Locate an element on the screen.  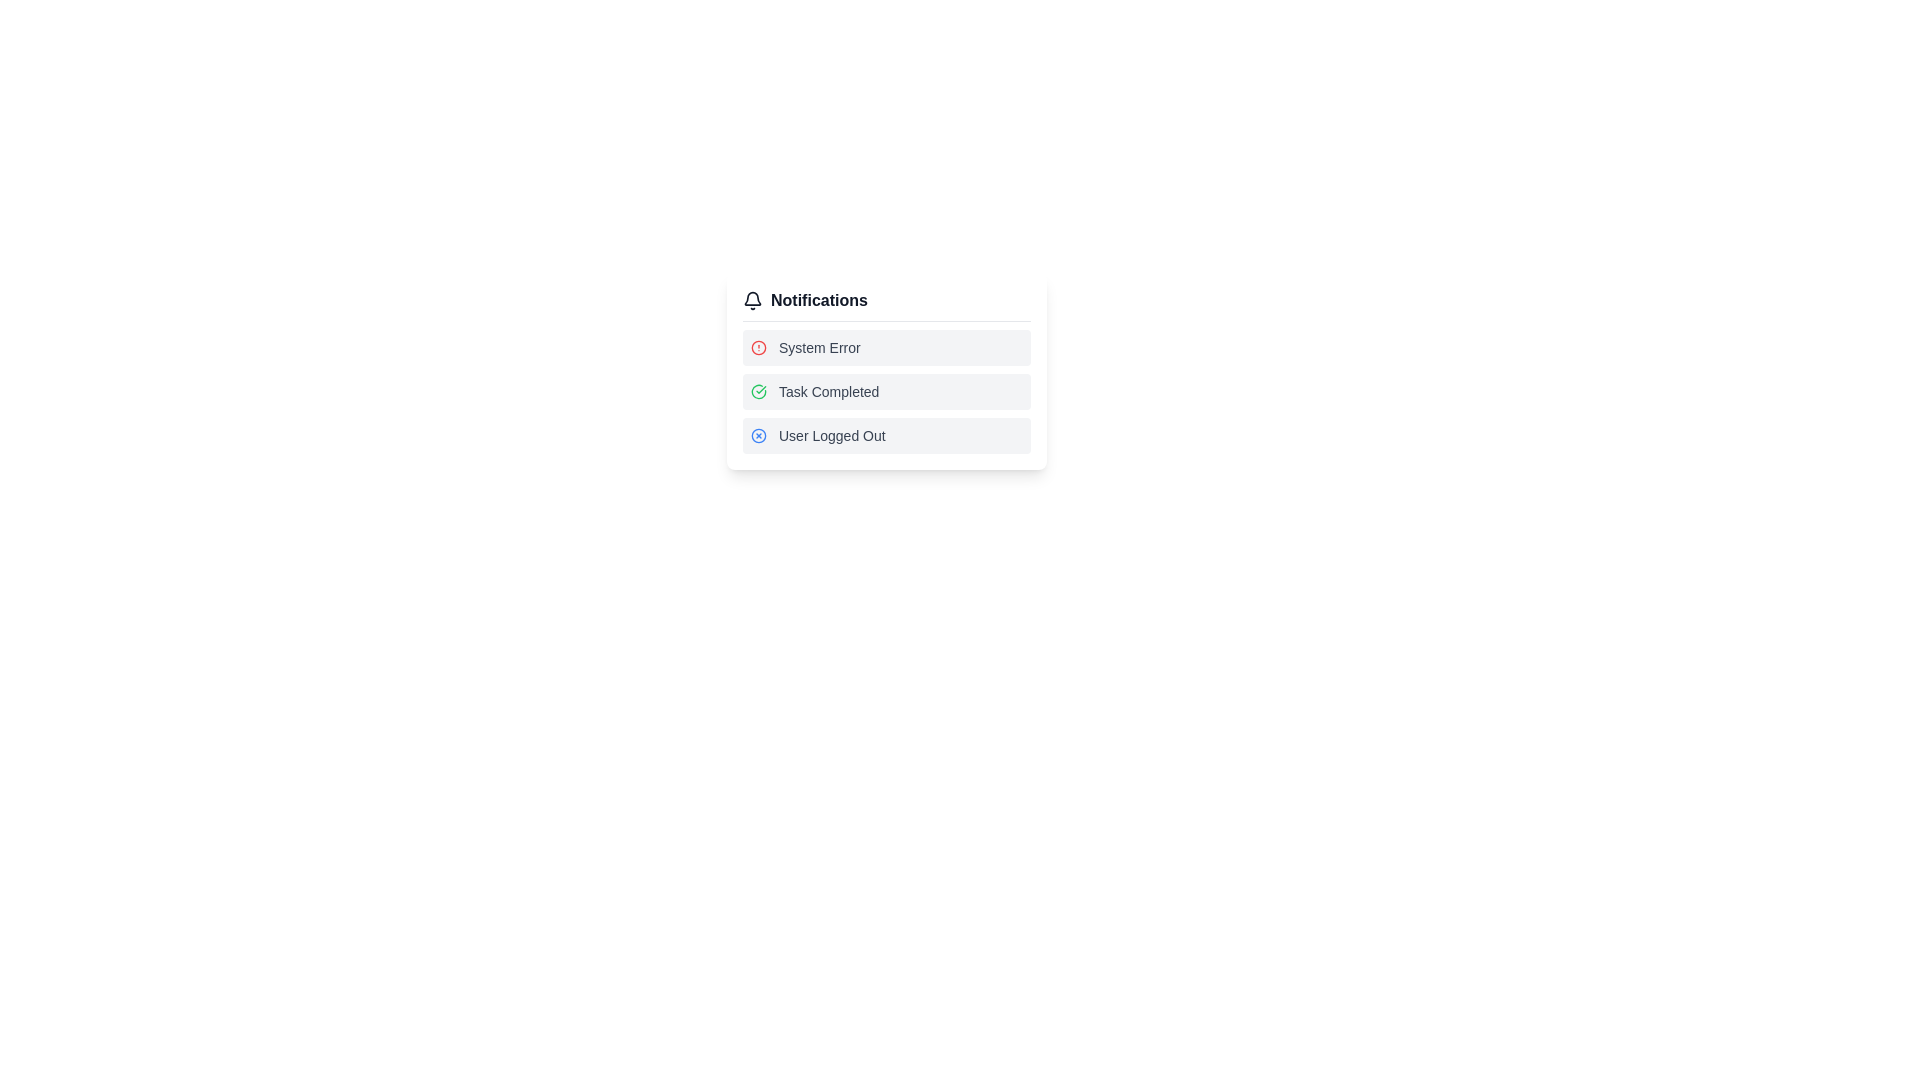
the alert icon indicating a 'System Error' notification located on the left side of the notification entry by moving the cursor to its center is located at coordinates (757, 346).